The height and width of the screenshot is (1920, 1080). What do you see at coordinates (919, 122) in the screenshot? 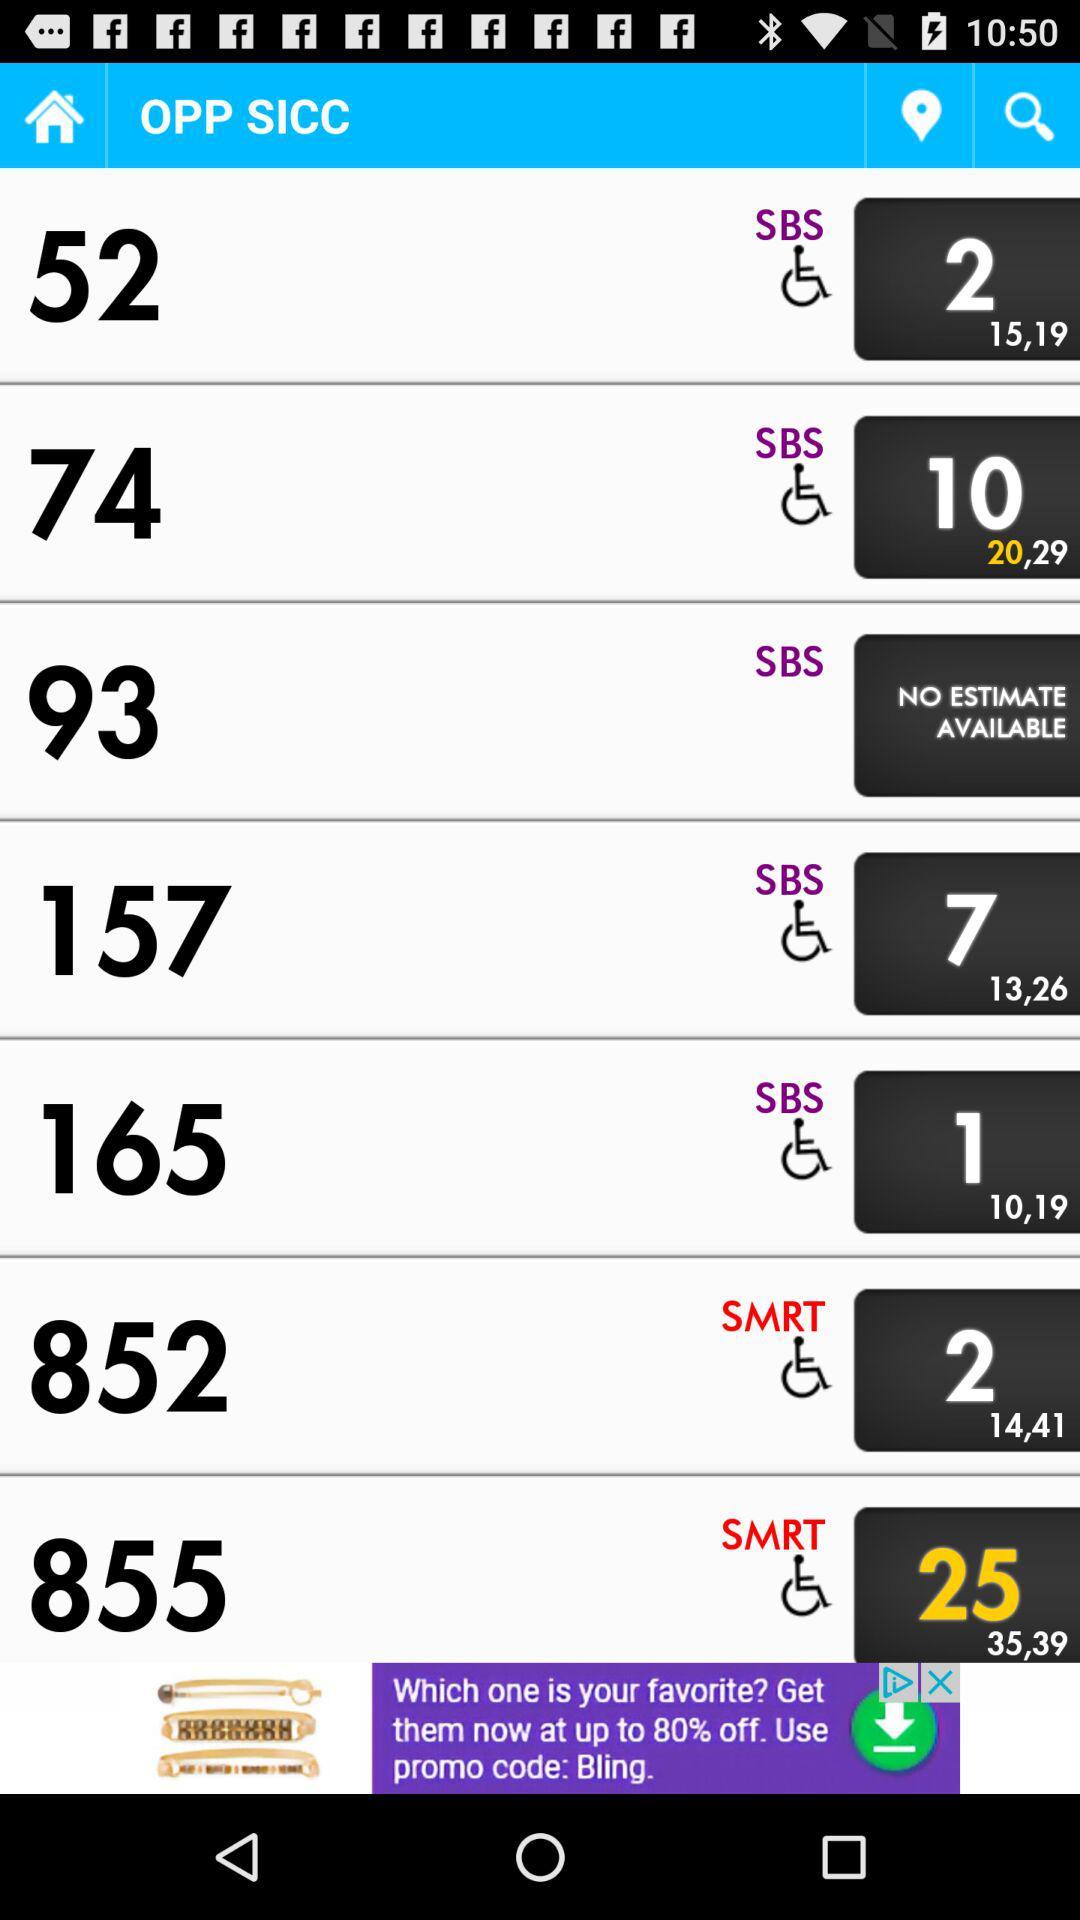
I see `the location icon` at bounding box center [919, 122].